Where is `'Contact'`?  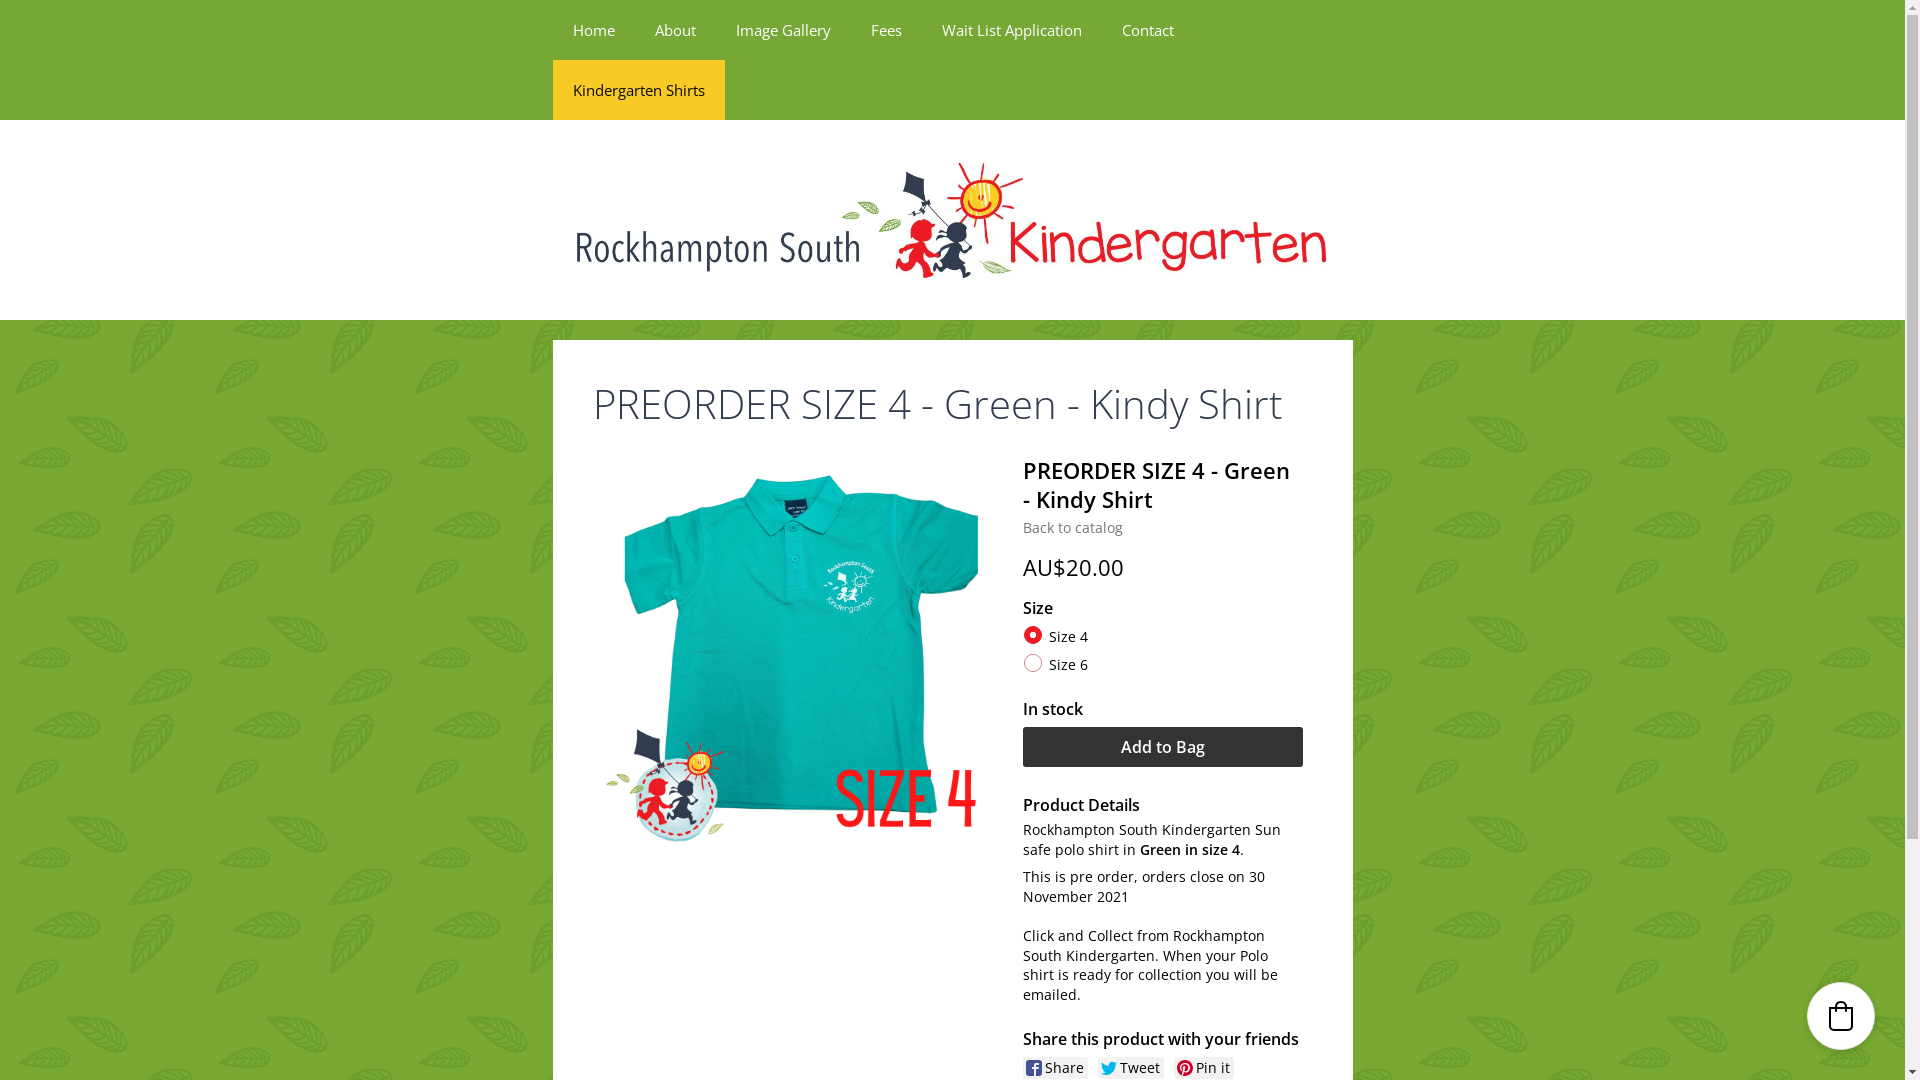
'Contact' is located at coordinates (1147, 30).